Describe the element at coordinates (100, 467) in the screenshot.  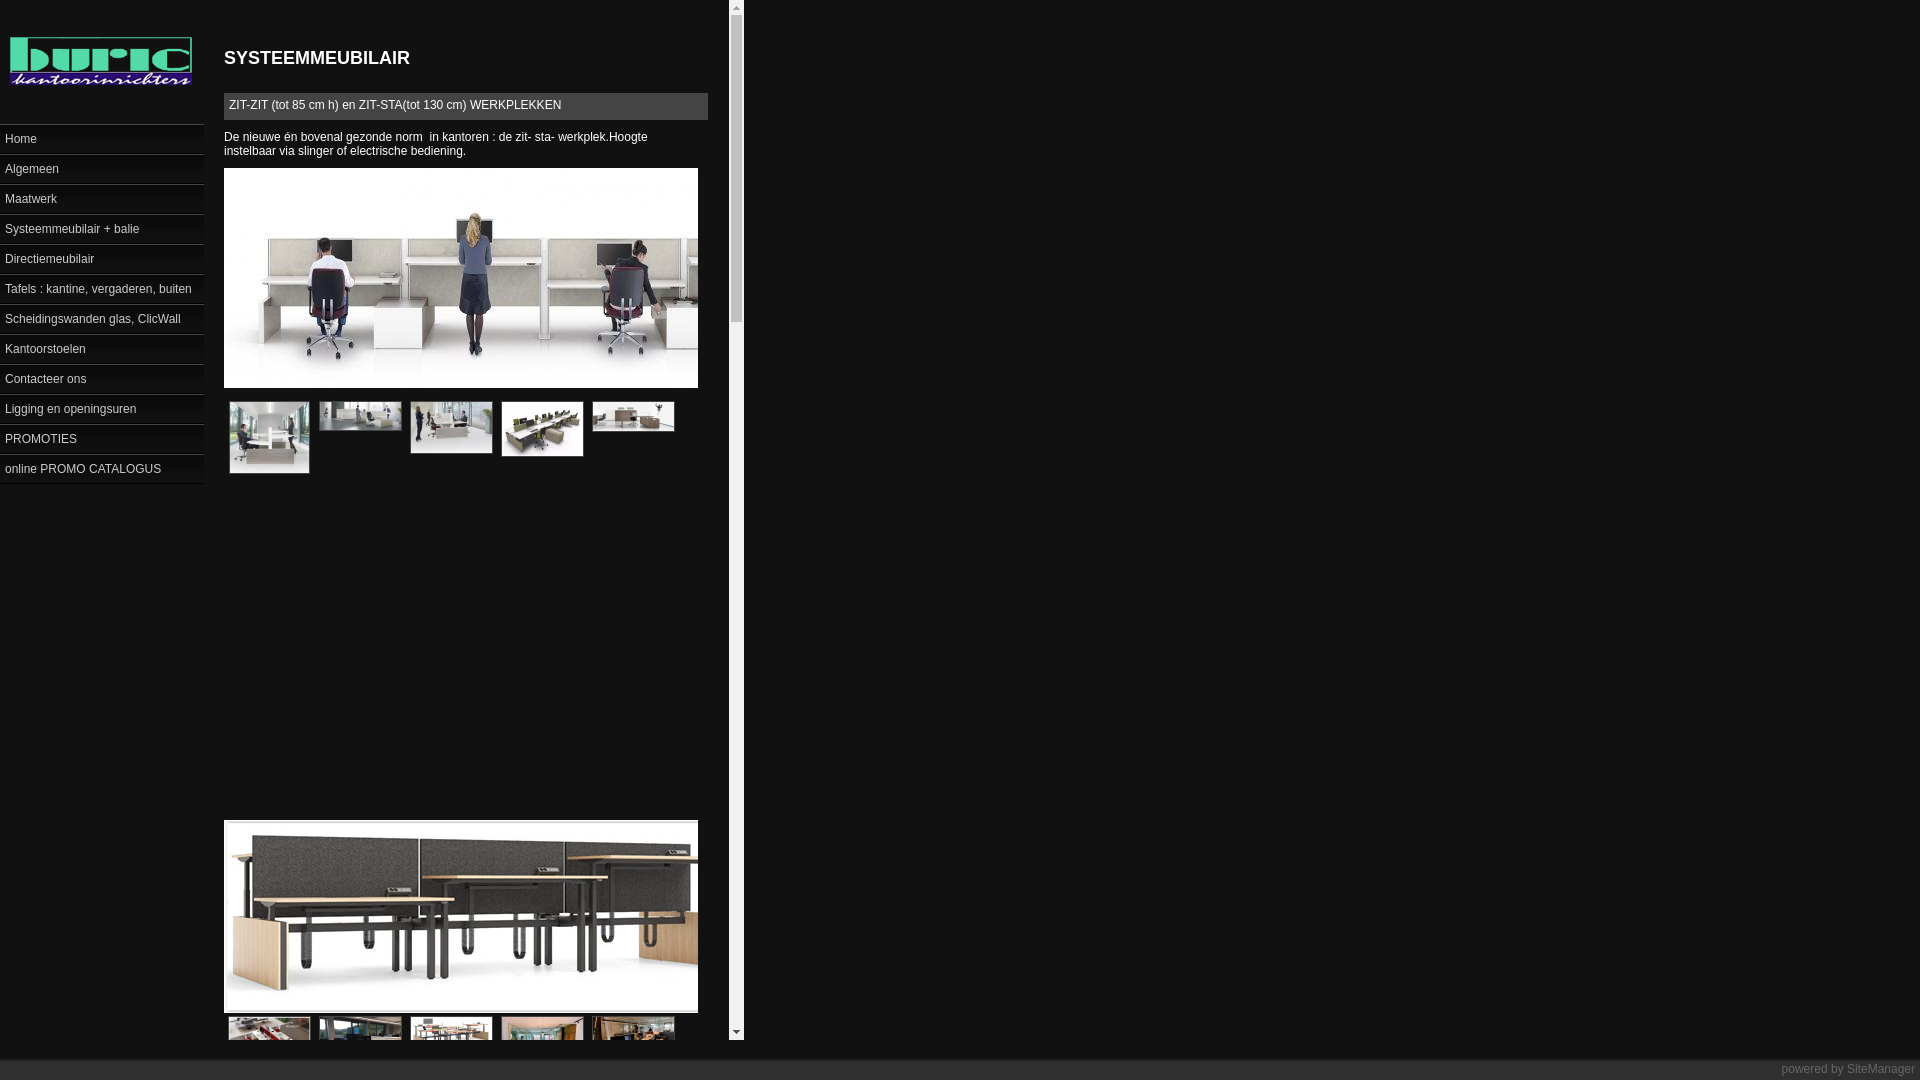
I see `'online PROMO CATALOGUS'` at that location.